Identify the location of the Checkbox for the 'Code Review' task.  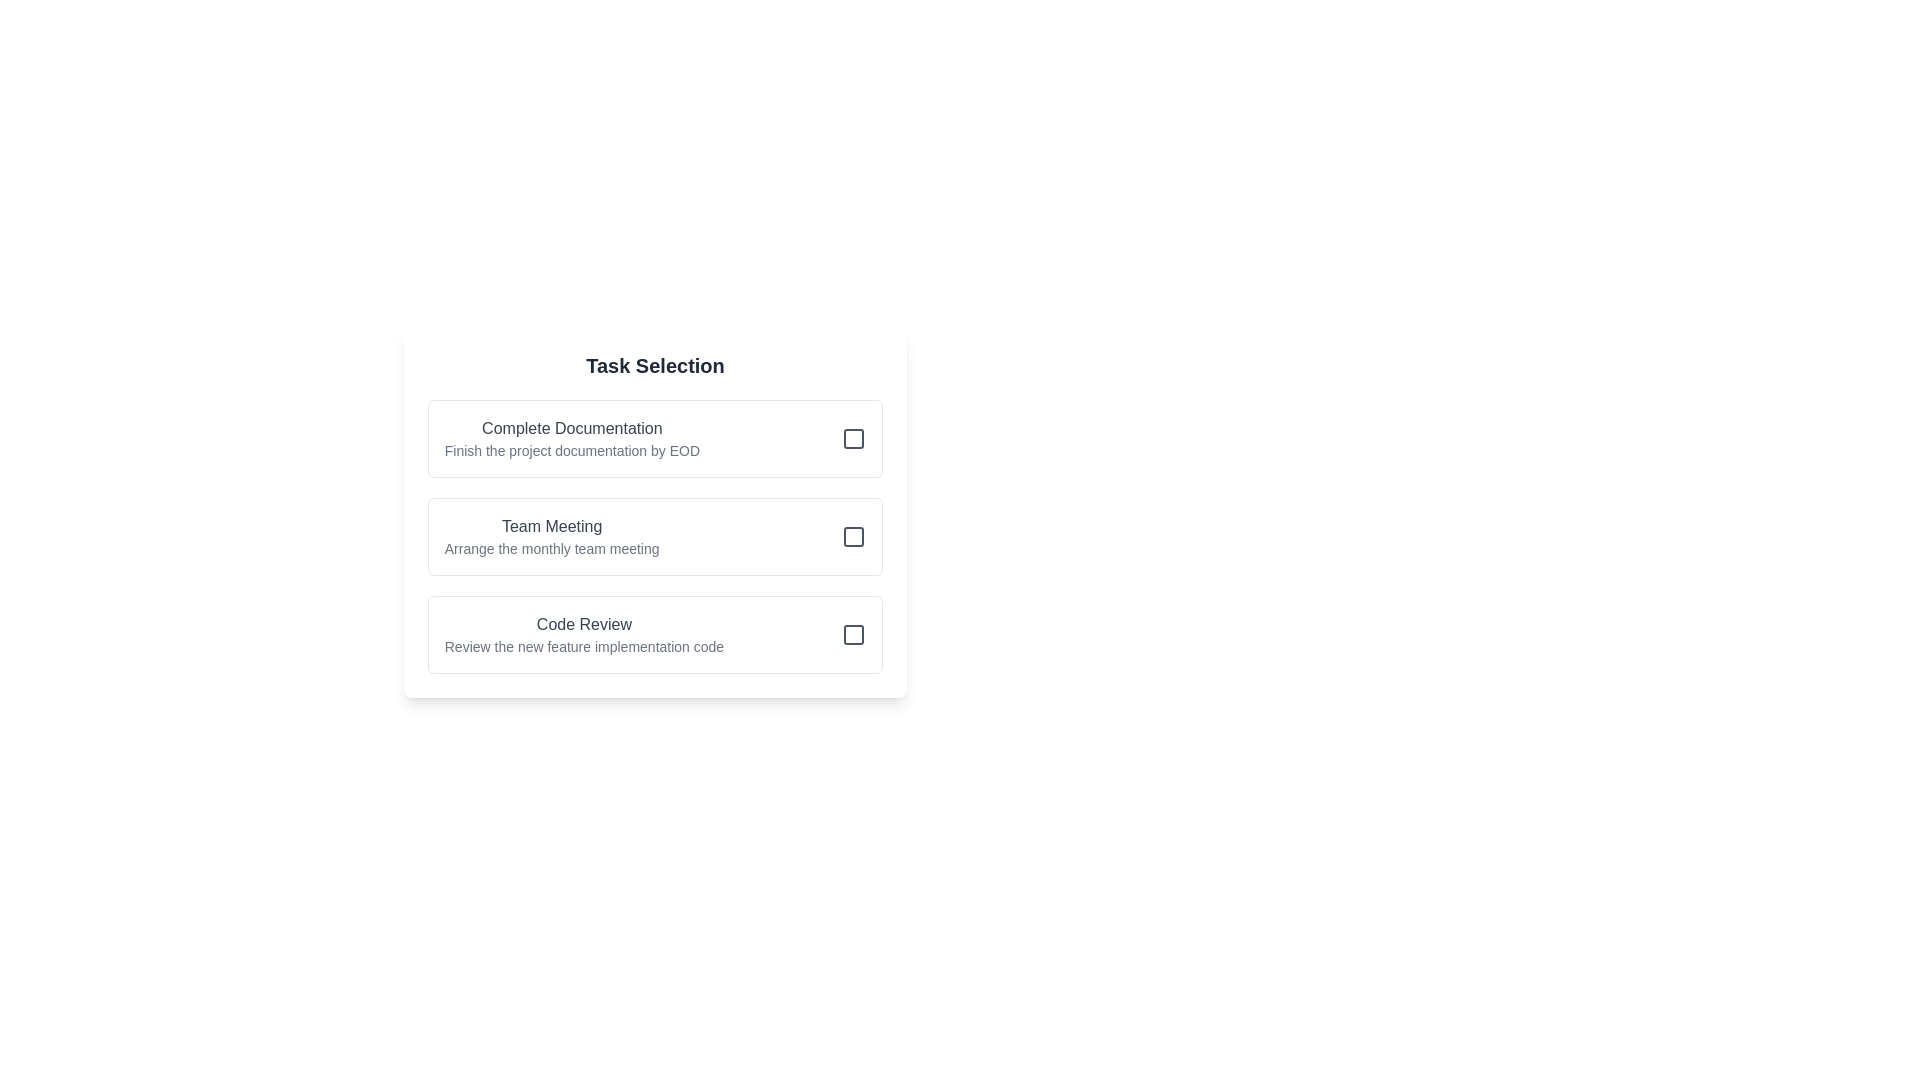
(854, 635).